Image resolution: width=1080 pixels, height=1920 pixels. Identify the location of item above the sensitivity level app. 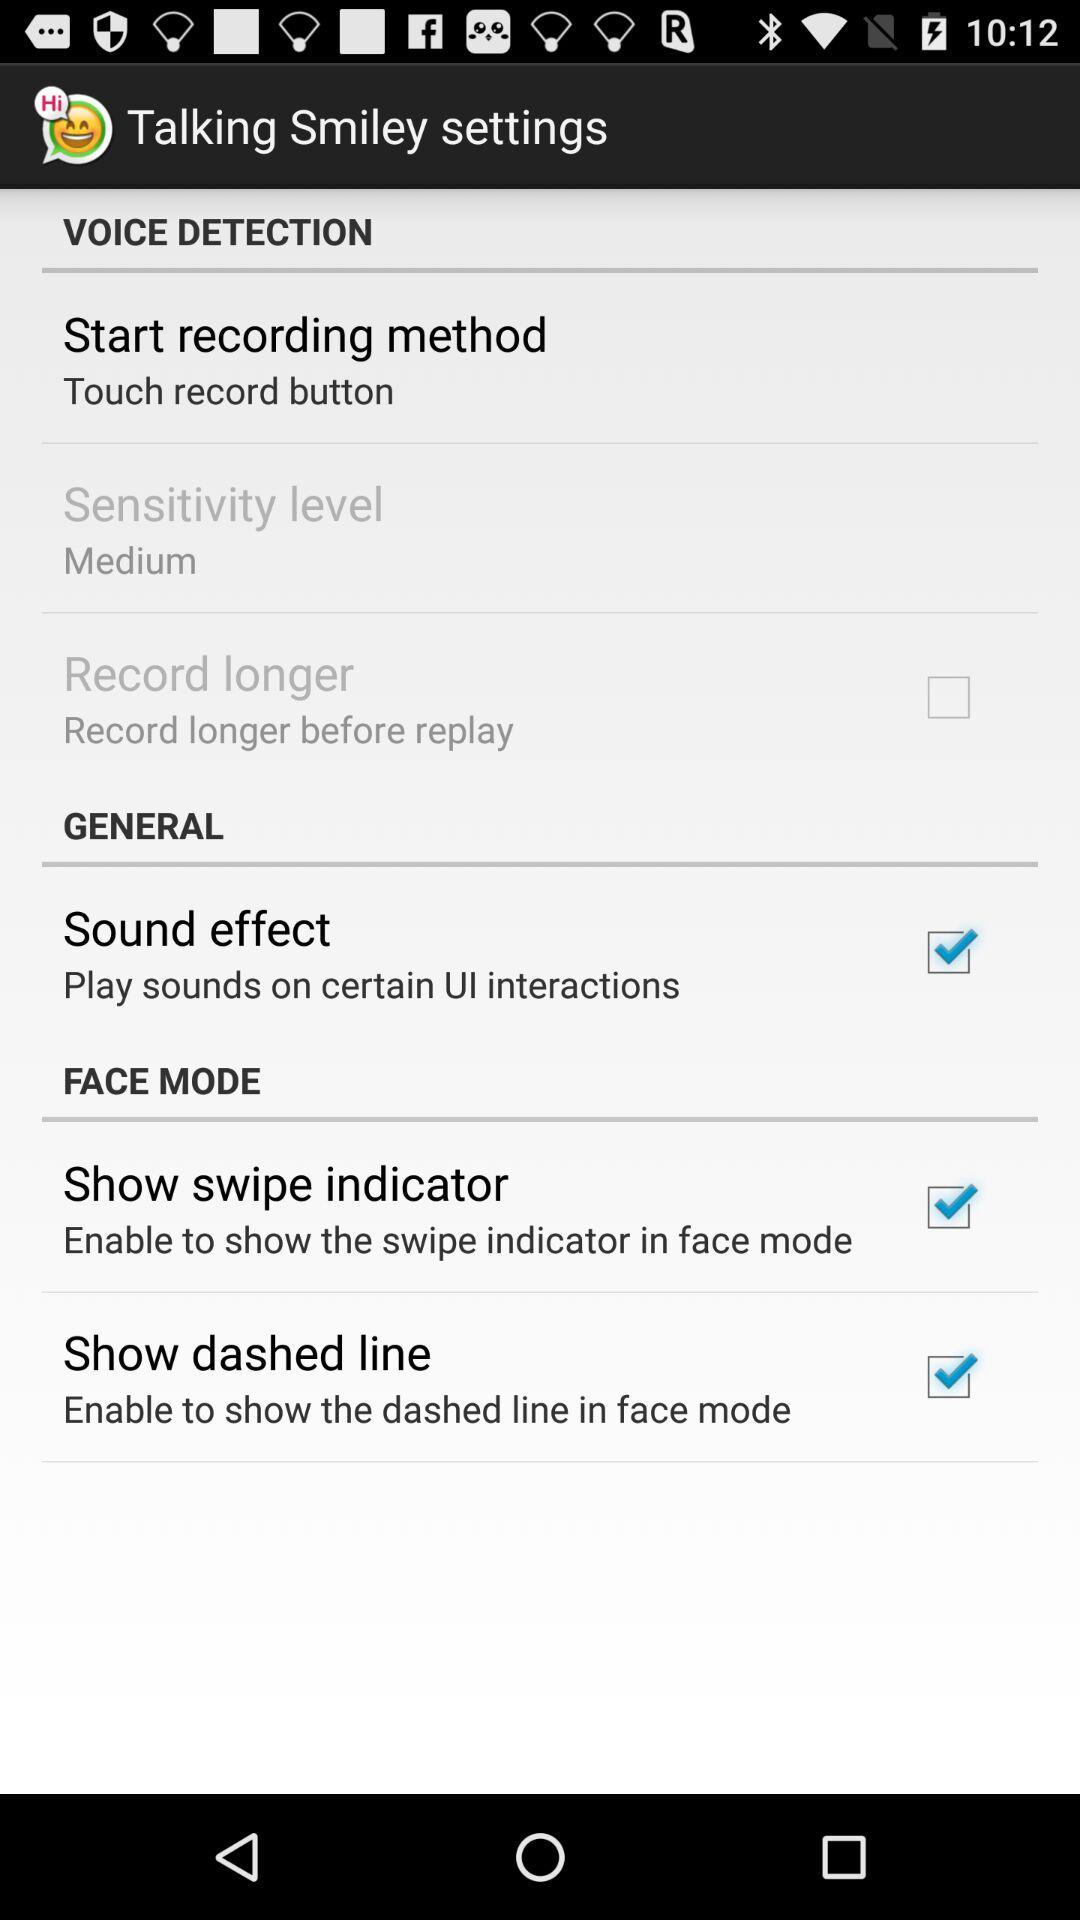
(227, 389).